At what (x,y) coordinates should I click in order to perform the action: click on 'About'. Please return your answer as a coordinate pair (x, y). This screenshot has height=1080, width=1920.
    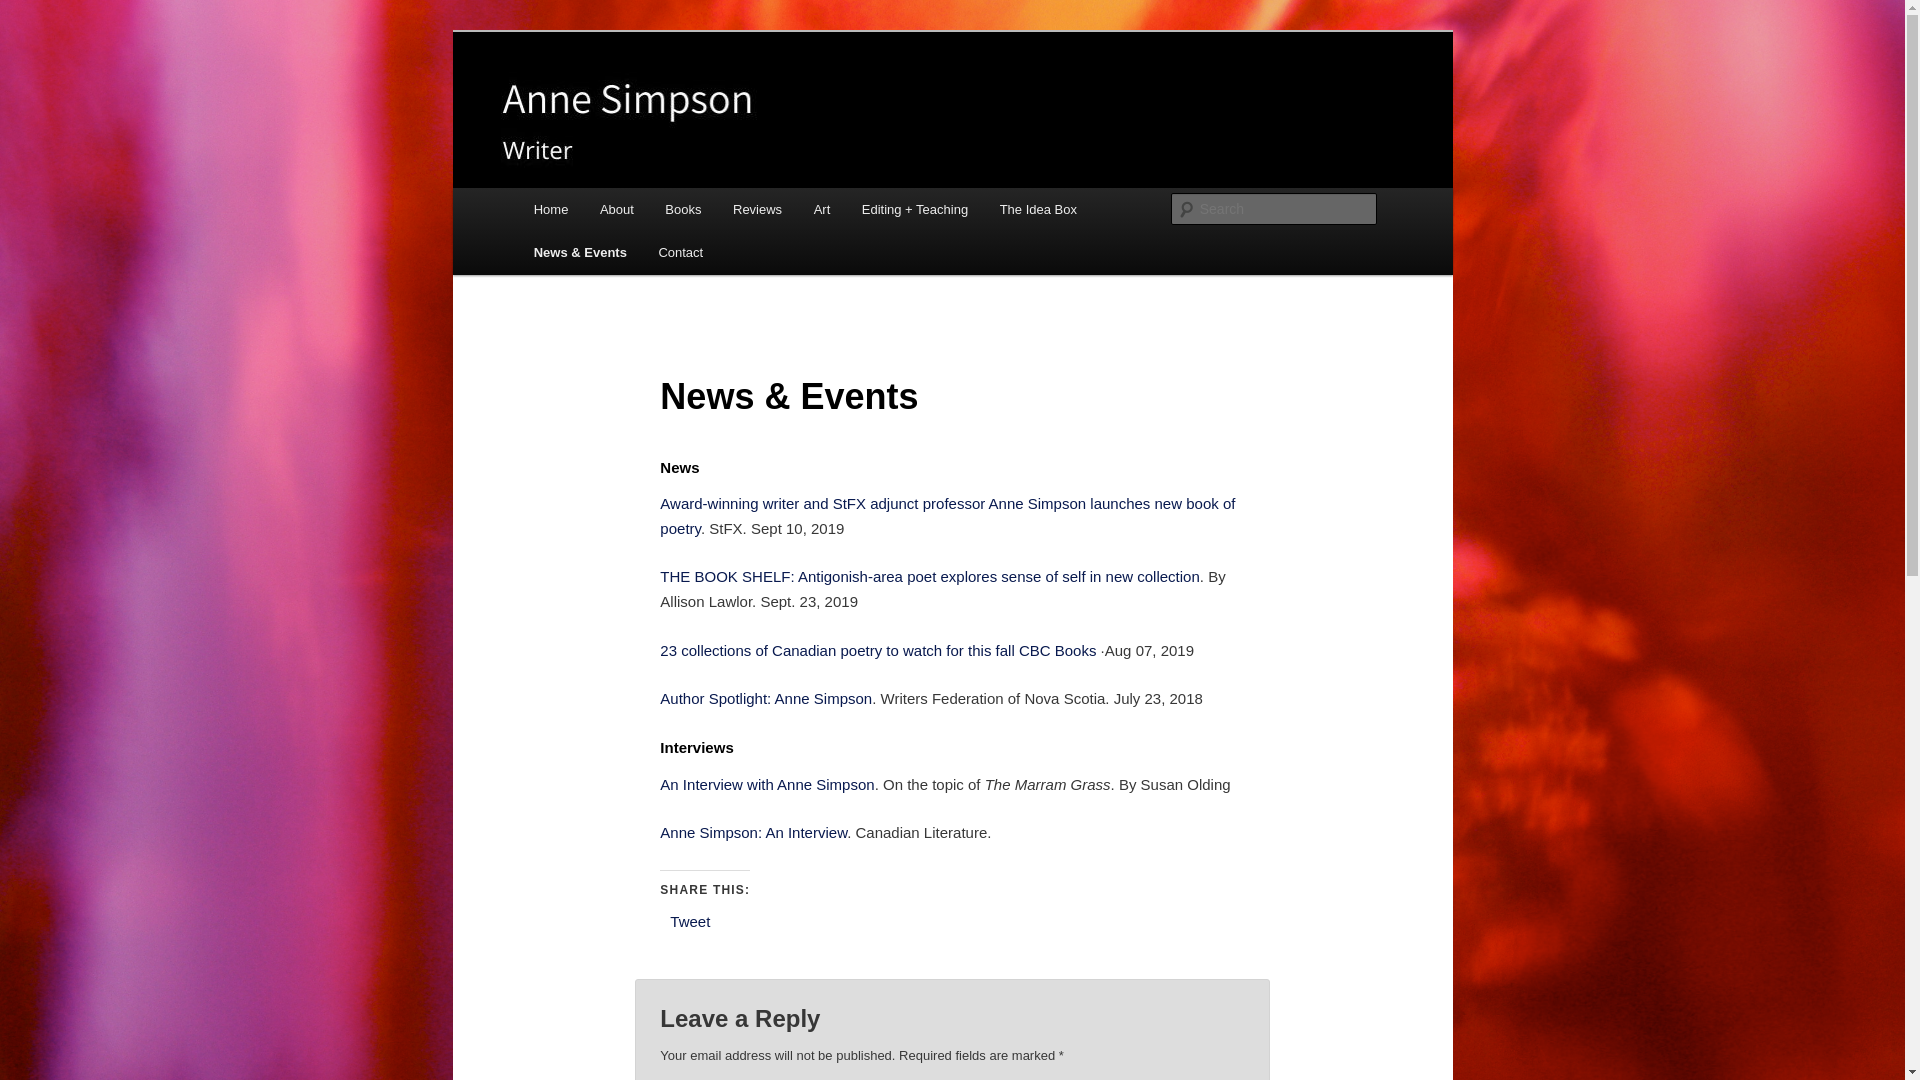
    Looking at the image, I should click on (615, 209).